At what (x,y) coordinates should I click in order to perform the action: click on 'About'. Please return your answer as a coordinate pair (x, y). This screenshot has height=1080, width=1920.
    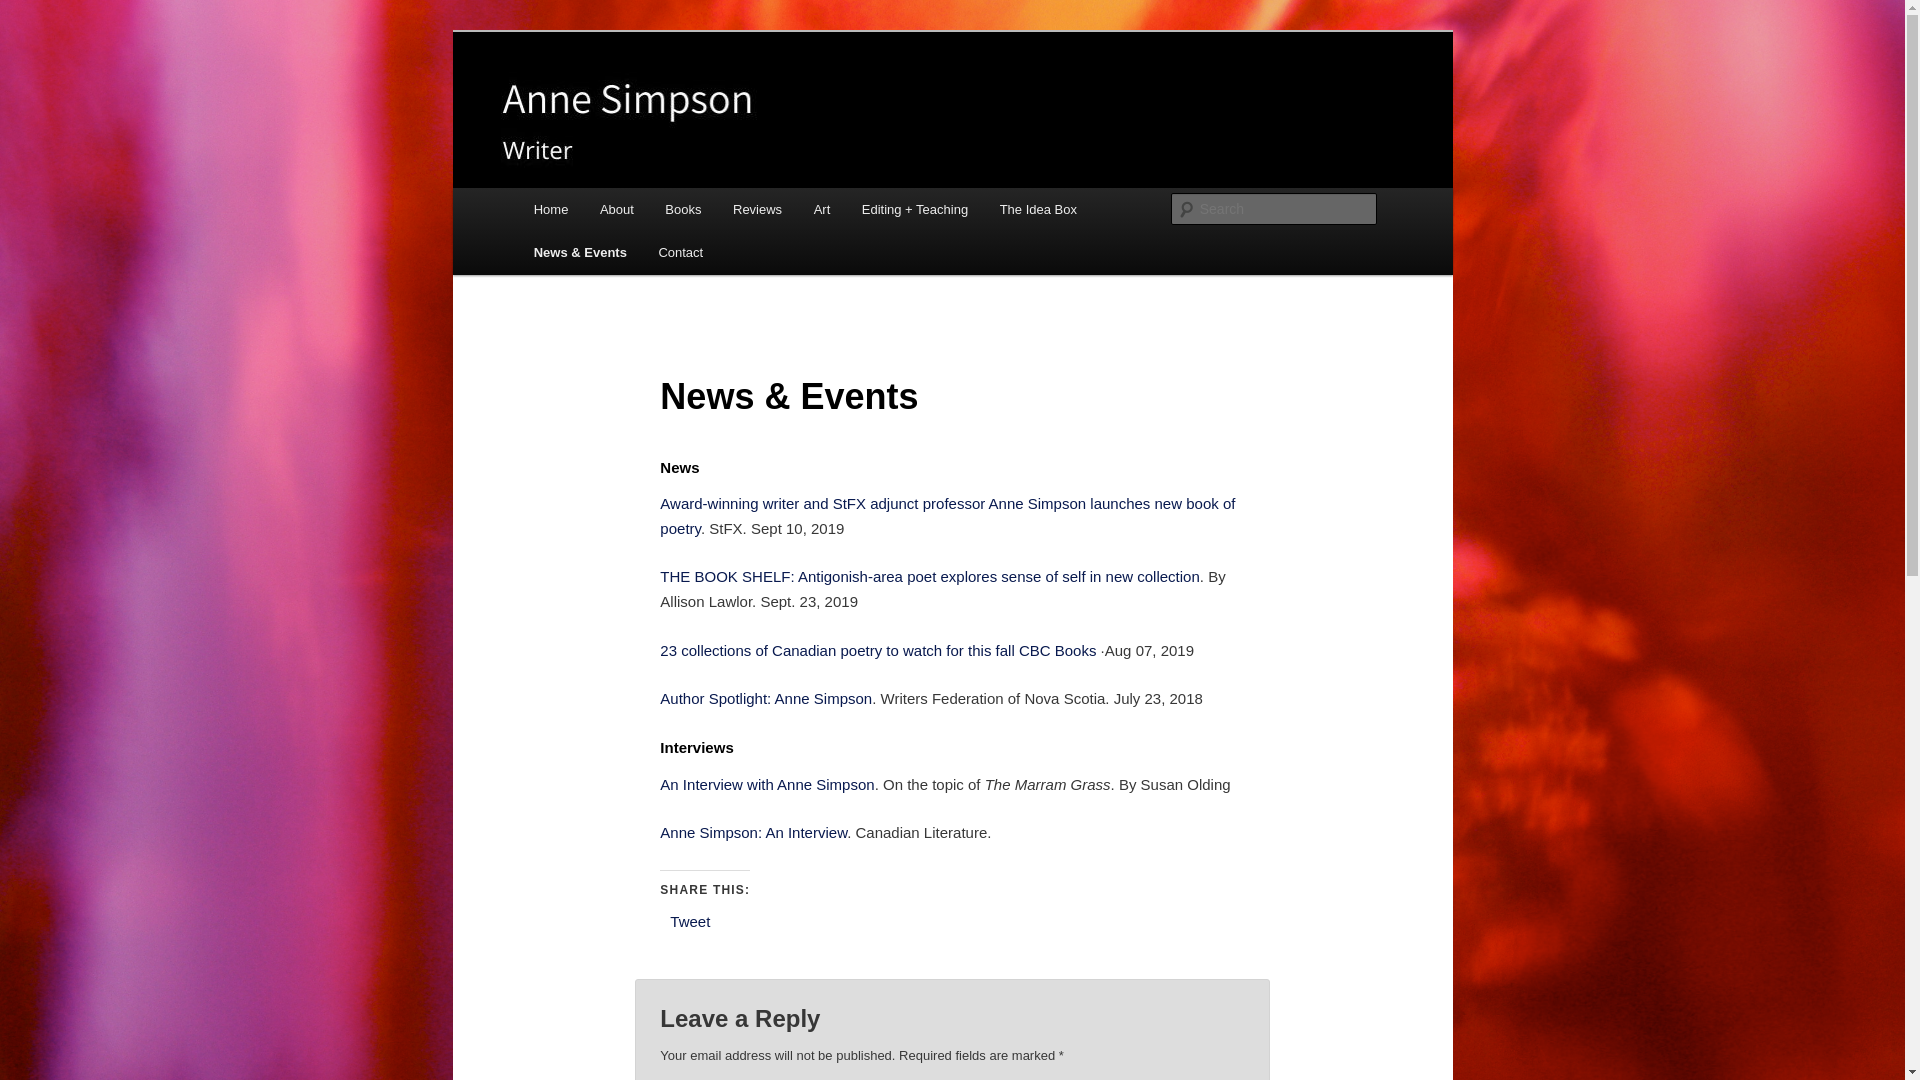
    Looking at the image, I should click on (615, 209).